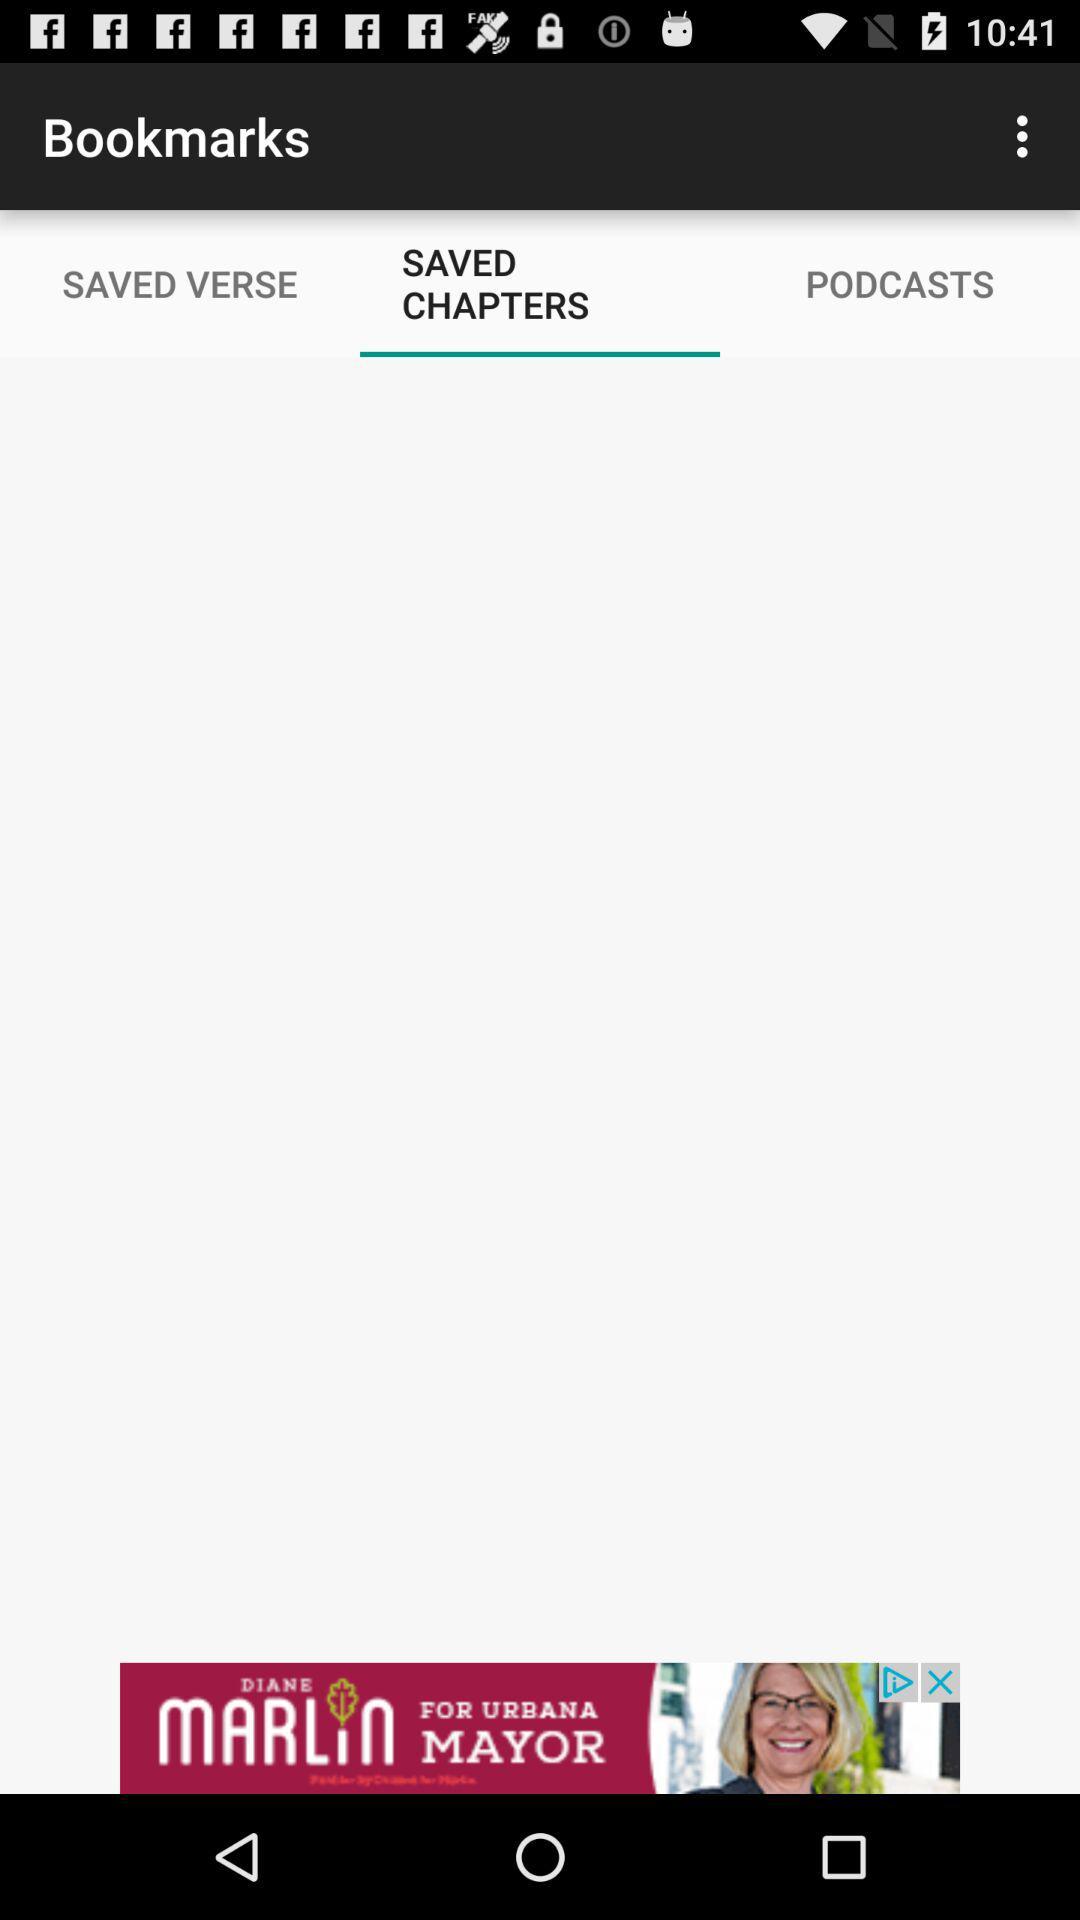 The width and height of the screenshot is (1080, 1920). What do you see at coordinates (540, 1727) in the screenshot?
I see `advertisement` at bounding box center [540, 1727].